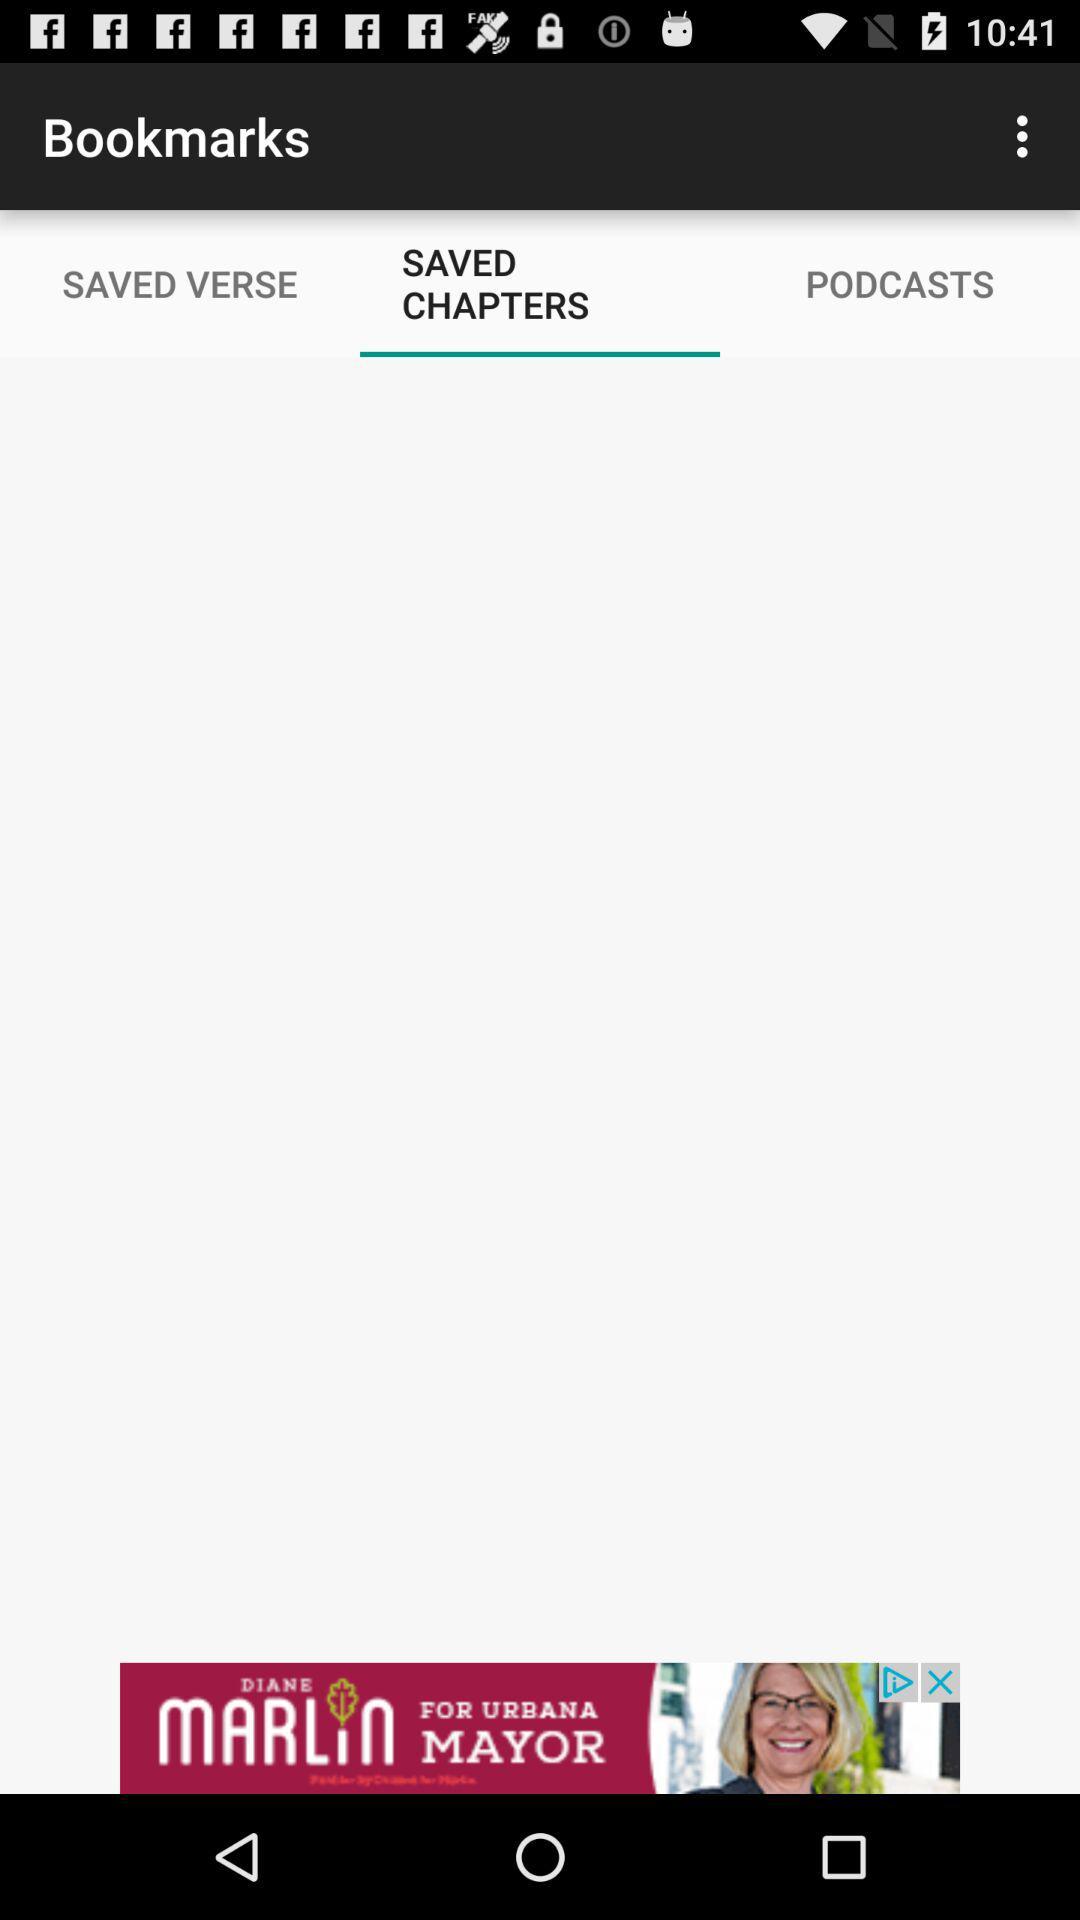 The width and height of the screenshot is (1080, 1920). What do you see at coordinates (540, 1727) in the screenshot?
I see `advertisement` at bounding box center [540, 1727].